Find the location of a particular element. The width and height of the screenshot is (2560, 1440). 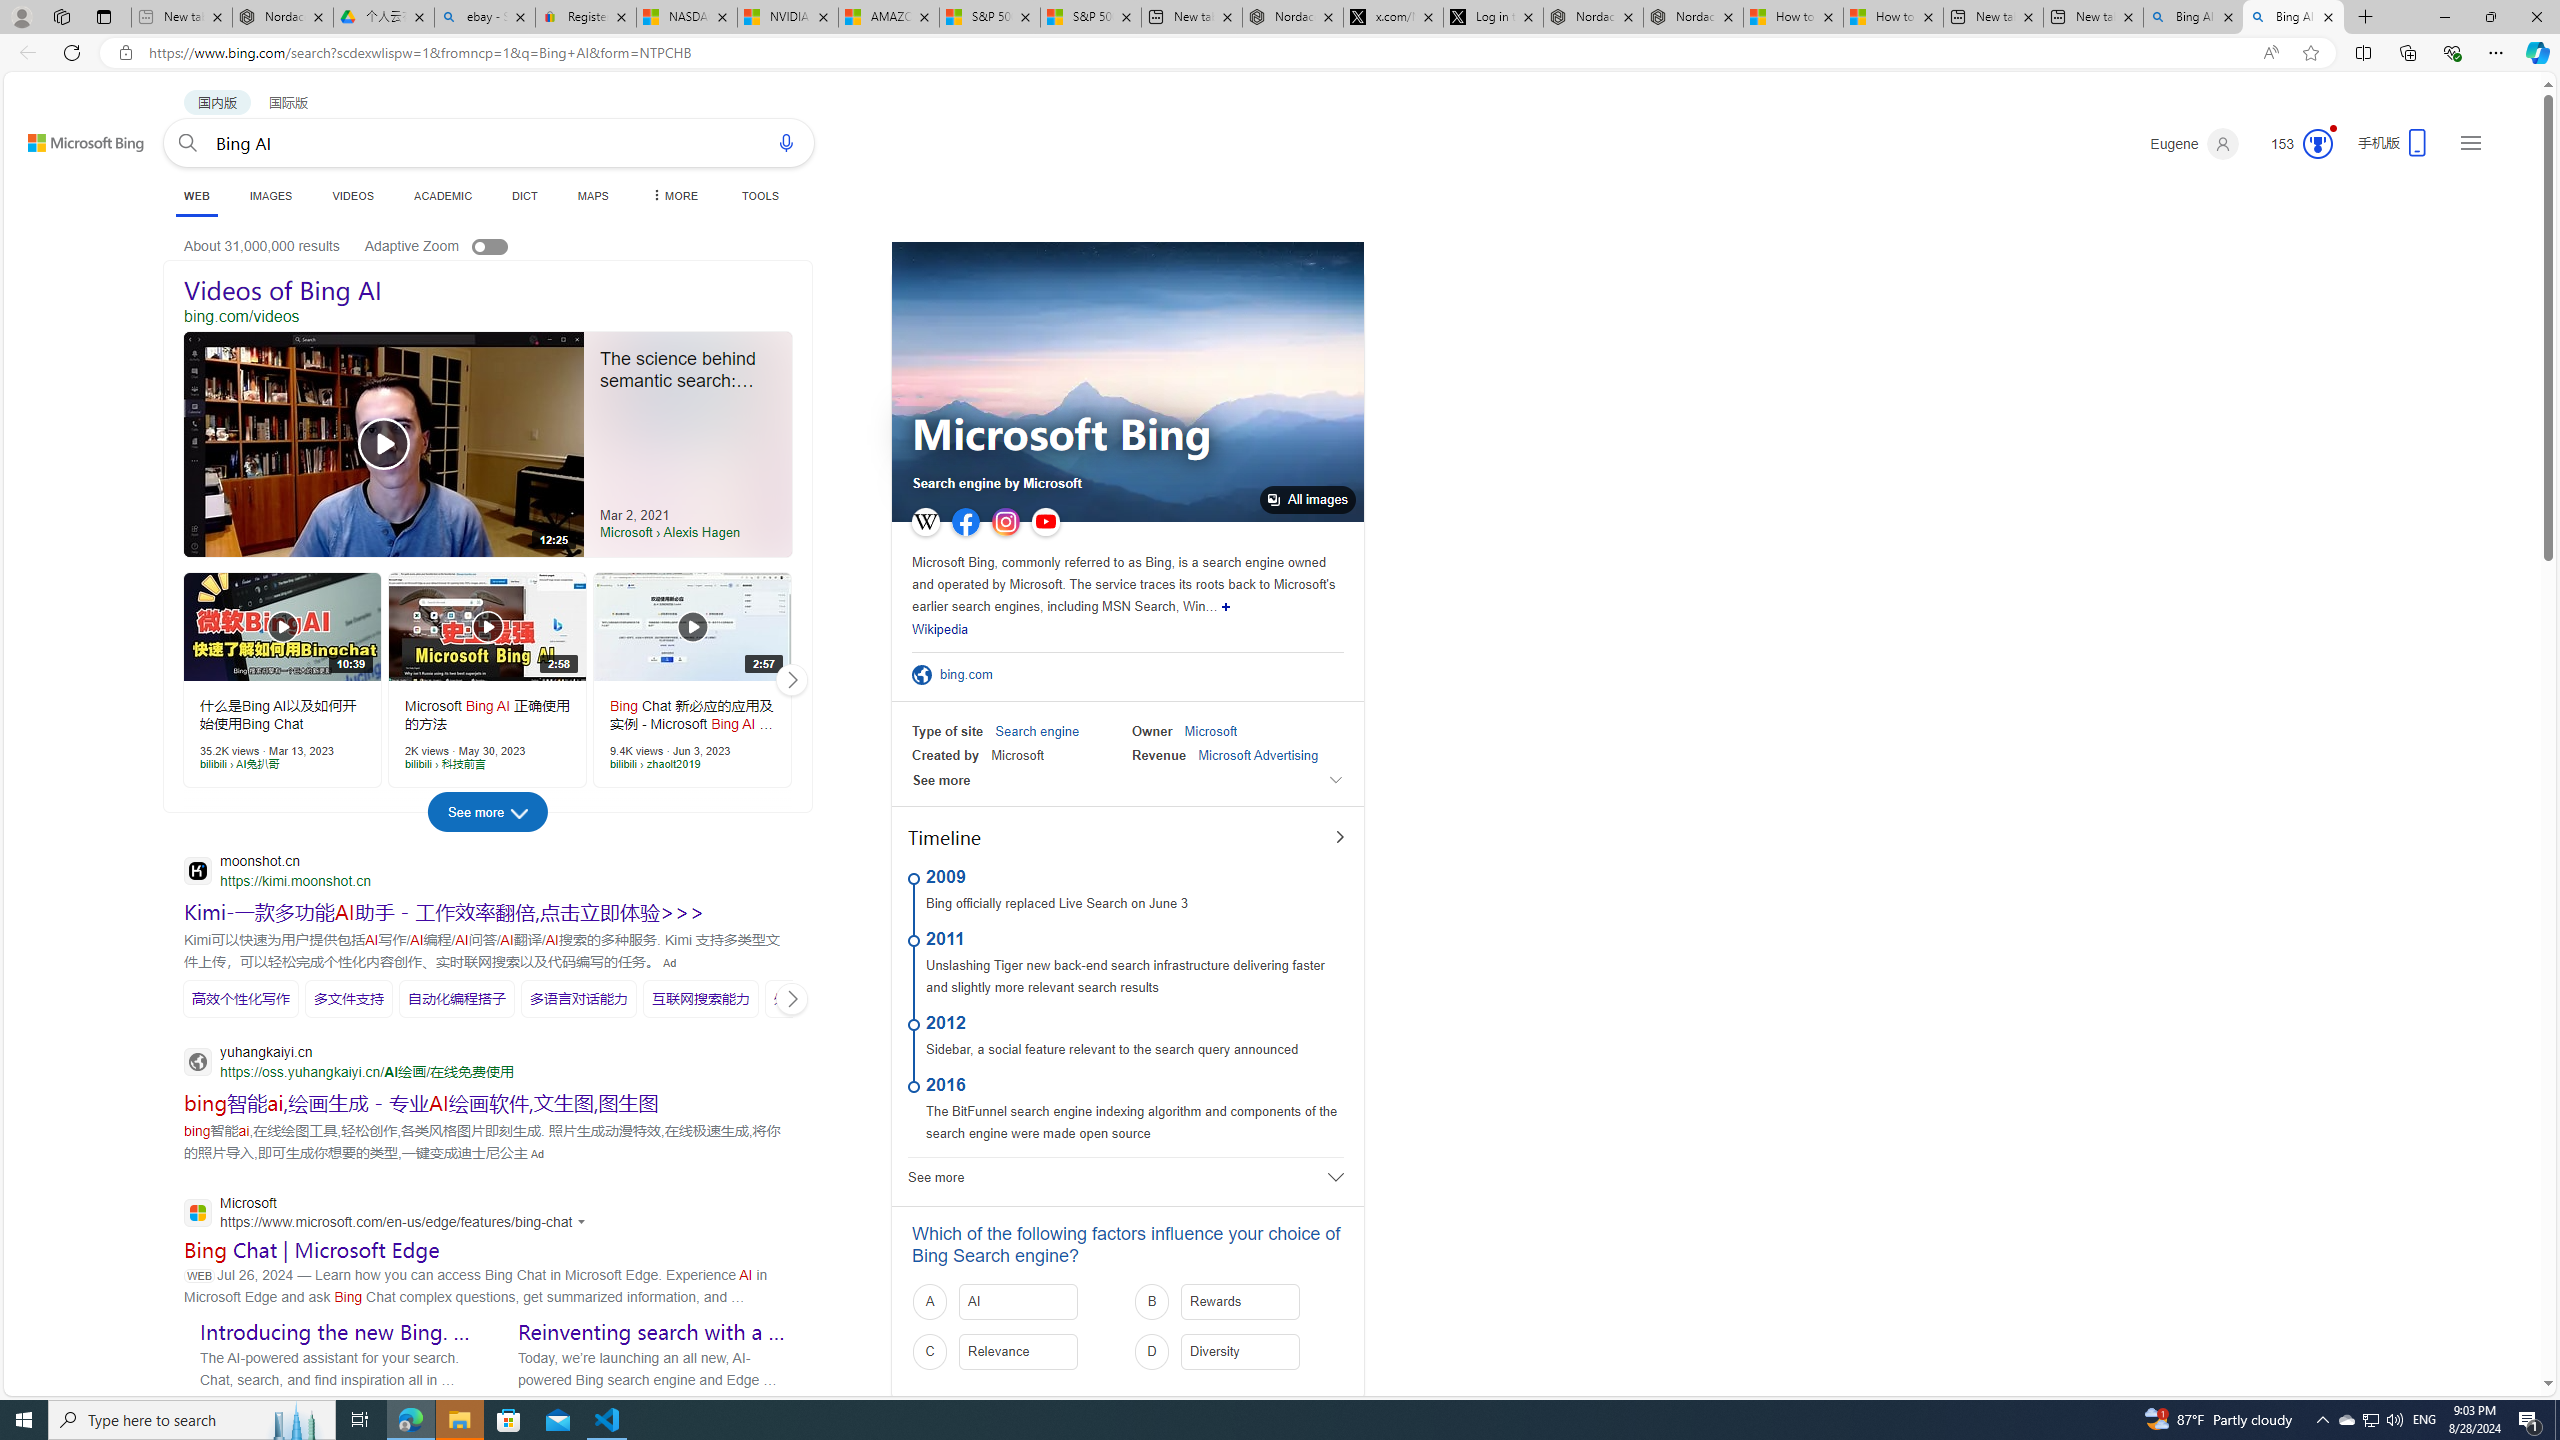

'D Diversity' is located at coordinates (1239, 1351).